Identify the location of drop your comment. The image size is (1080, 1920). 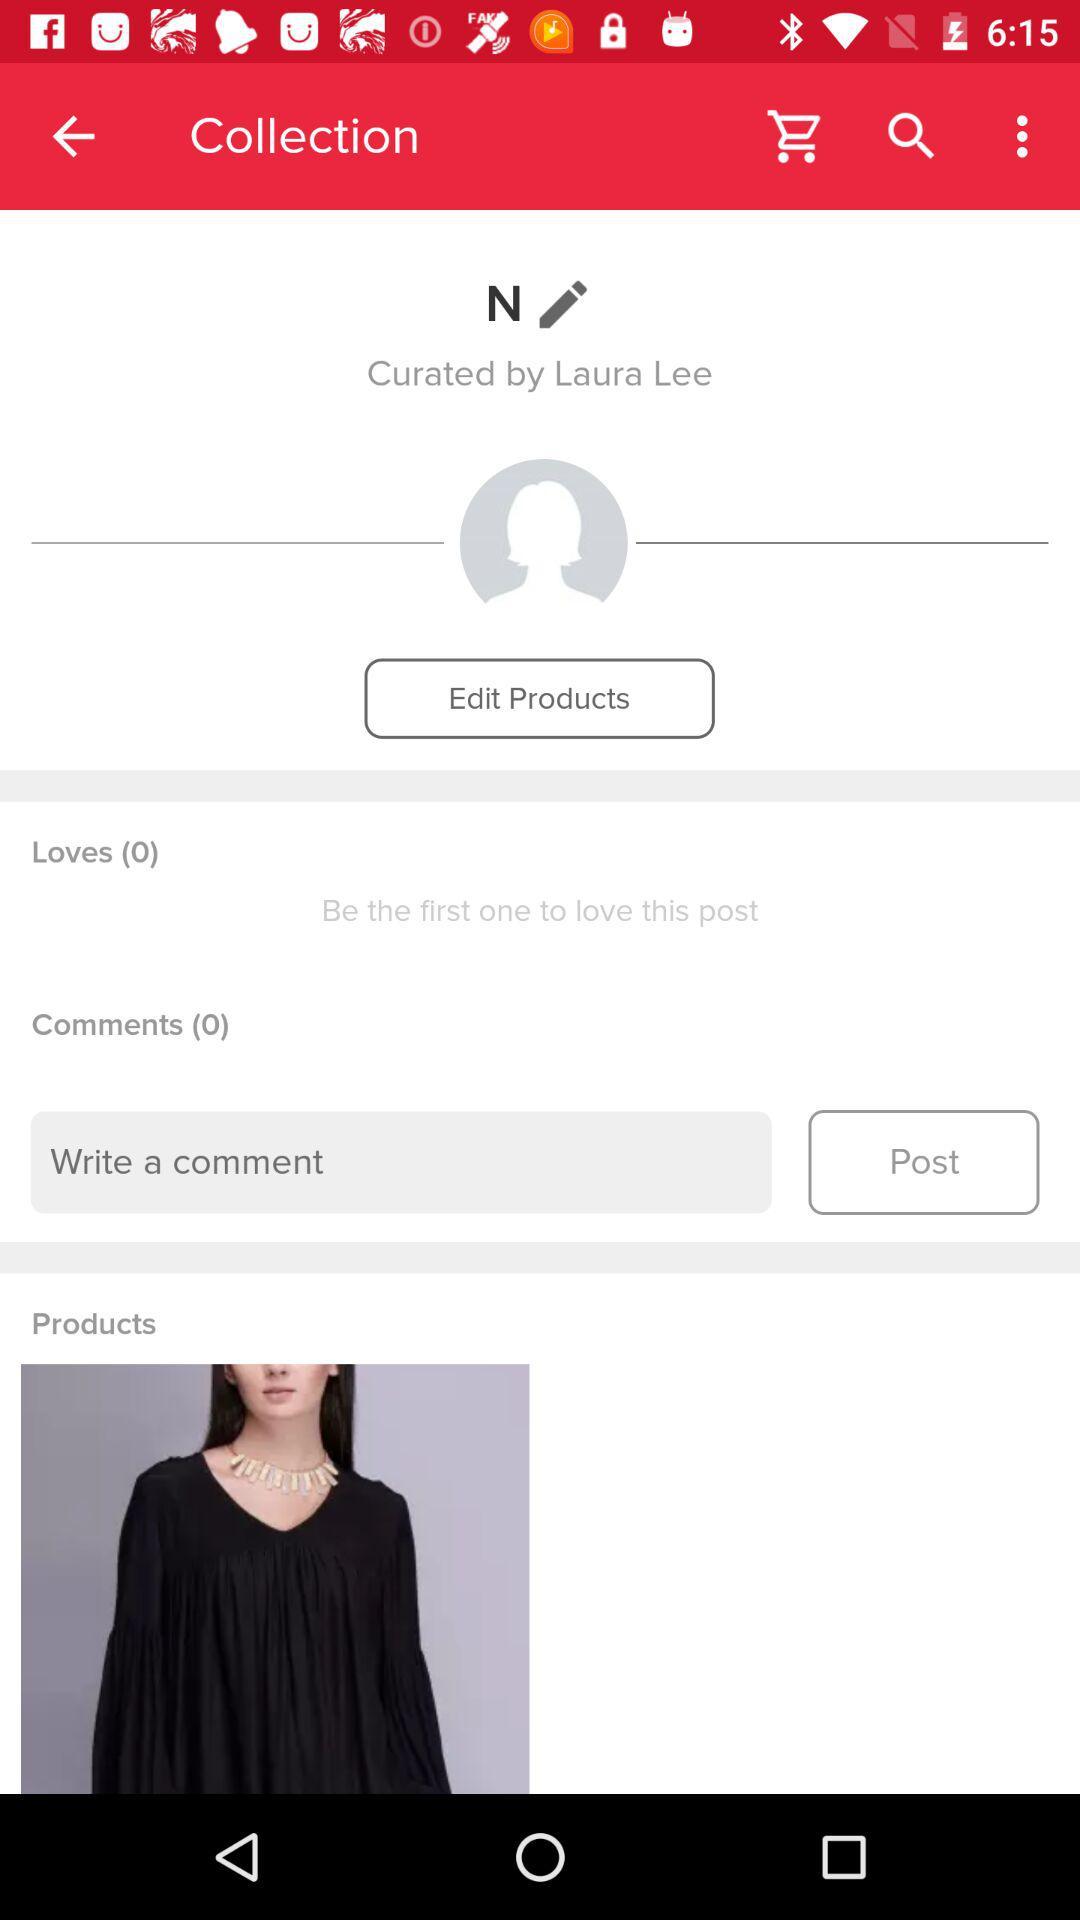
(401, 1162).